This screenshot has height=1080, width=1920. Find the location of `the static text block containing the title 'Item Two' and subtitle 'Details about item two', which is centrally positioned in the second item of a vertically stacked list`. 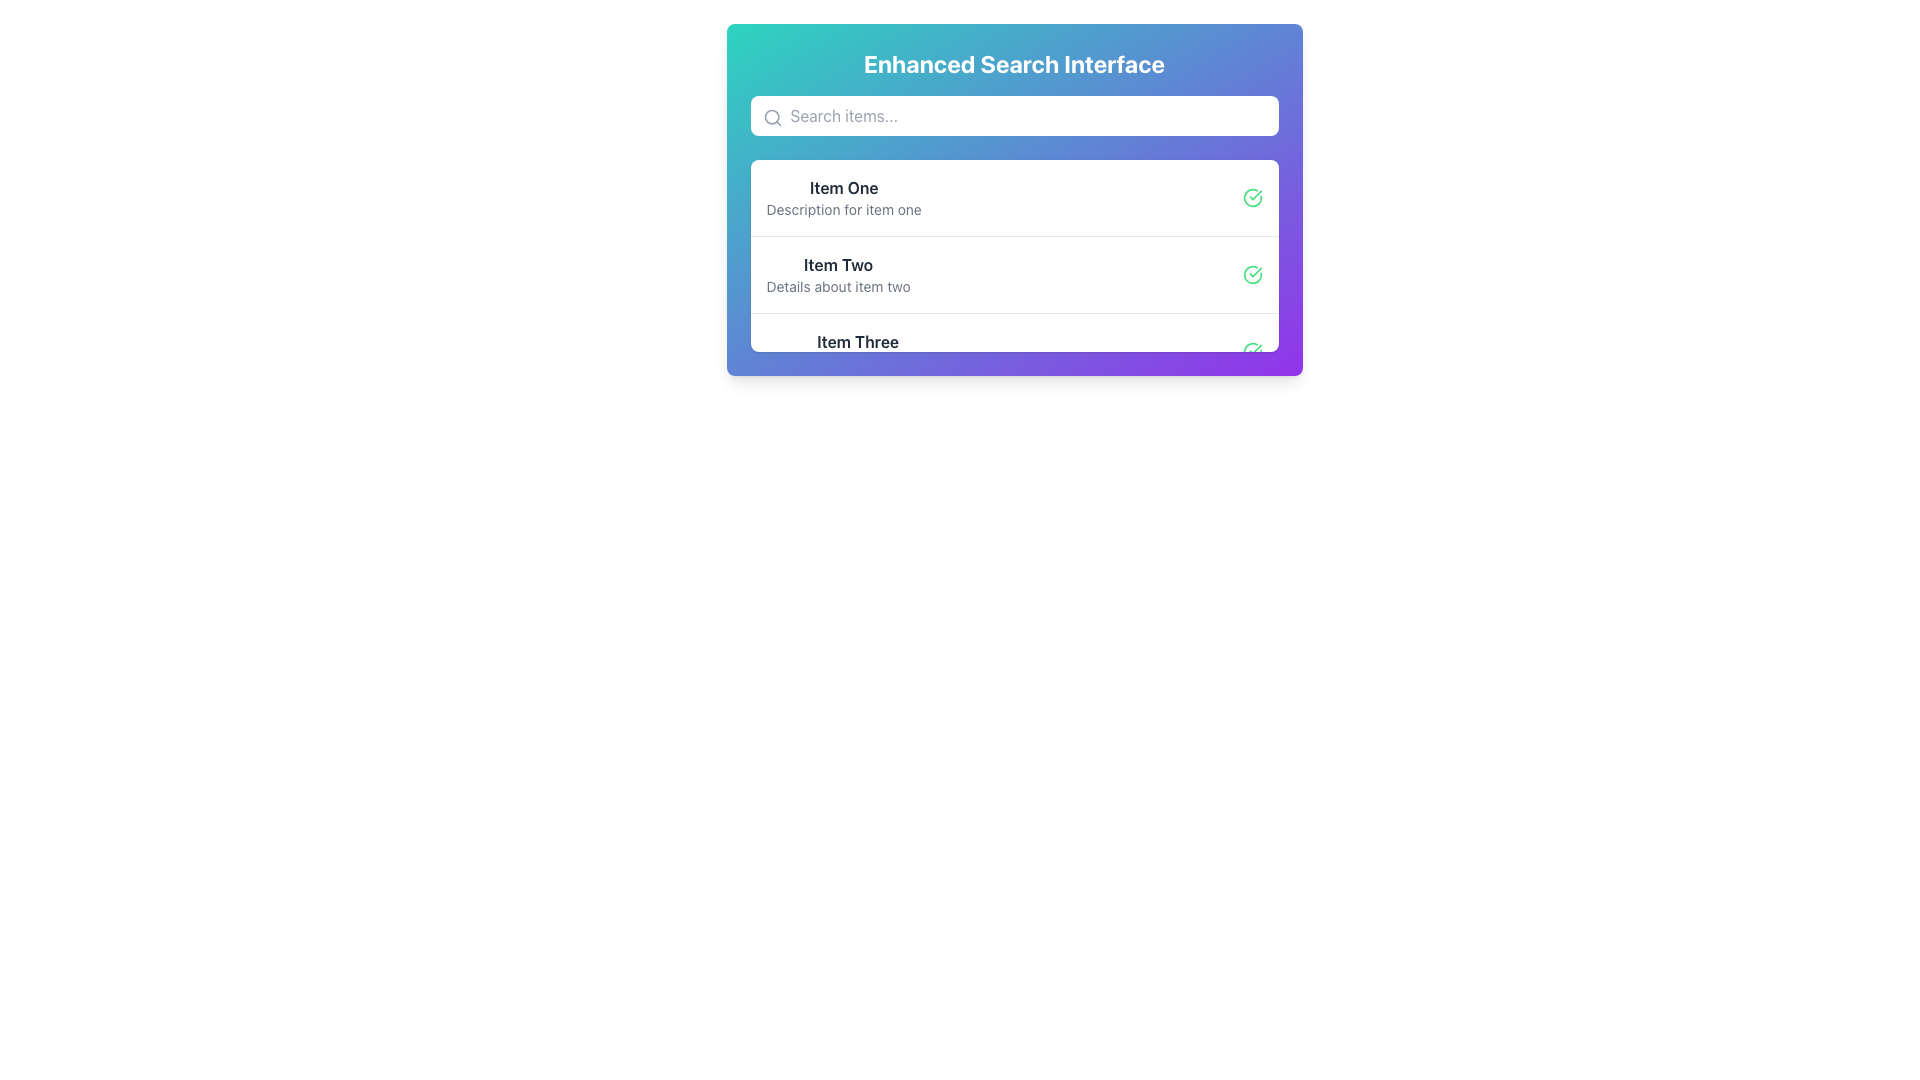

the static text block containing the title 'Item Two' and subtitle 'Details about item two', which is centrally positioned in the second item of a vertically stacked list is located at coordinates (838, 274).